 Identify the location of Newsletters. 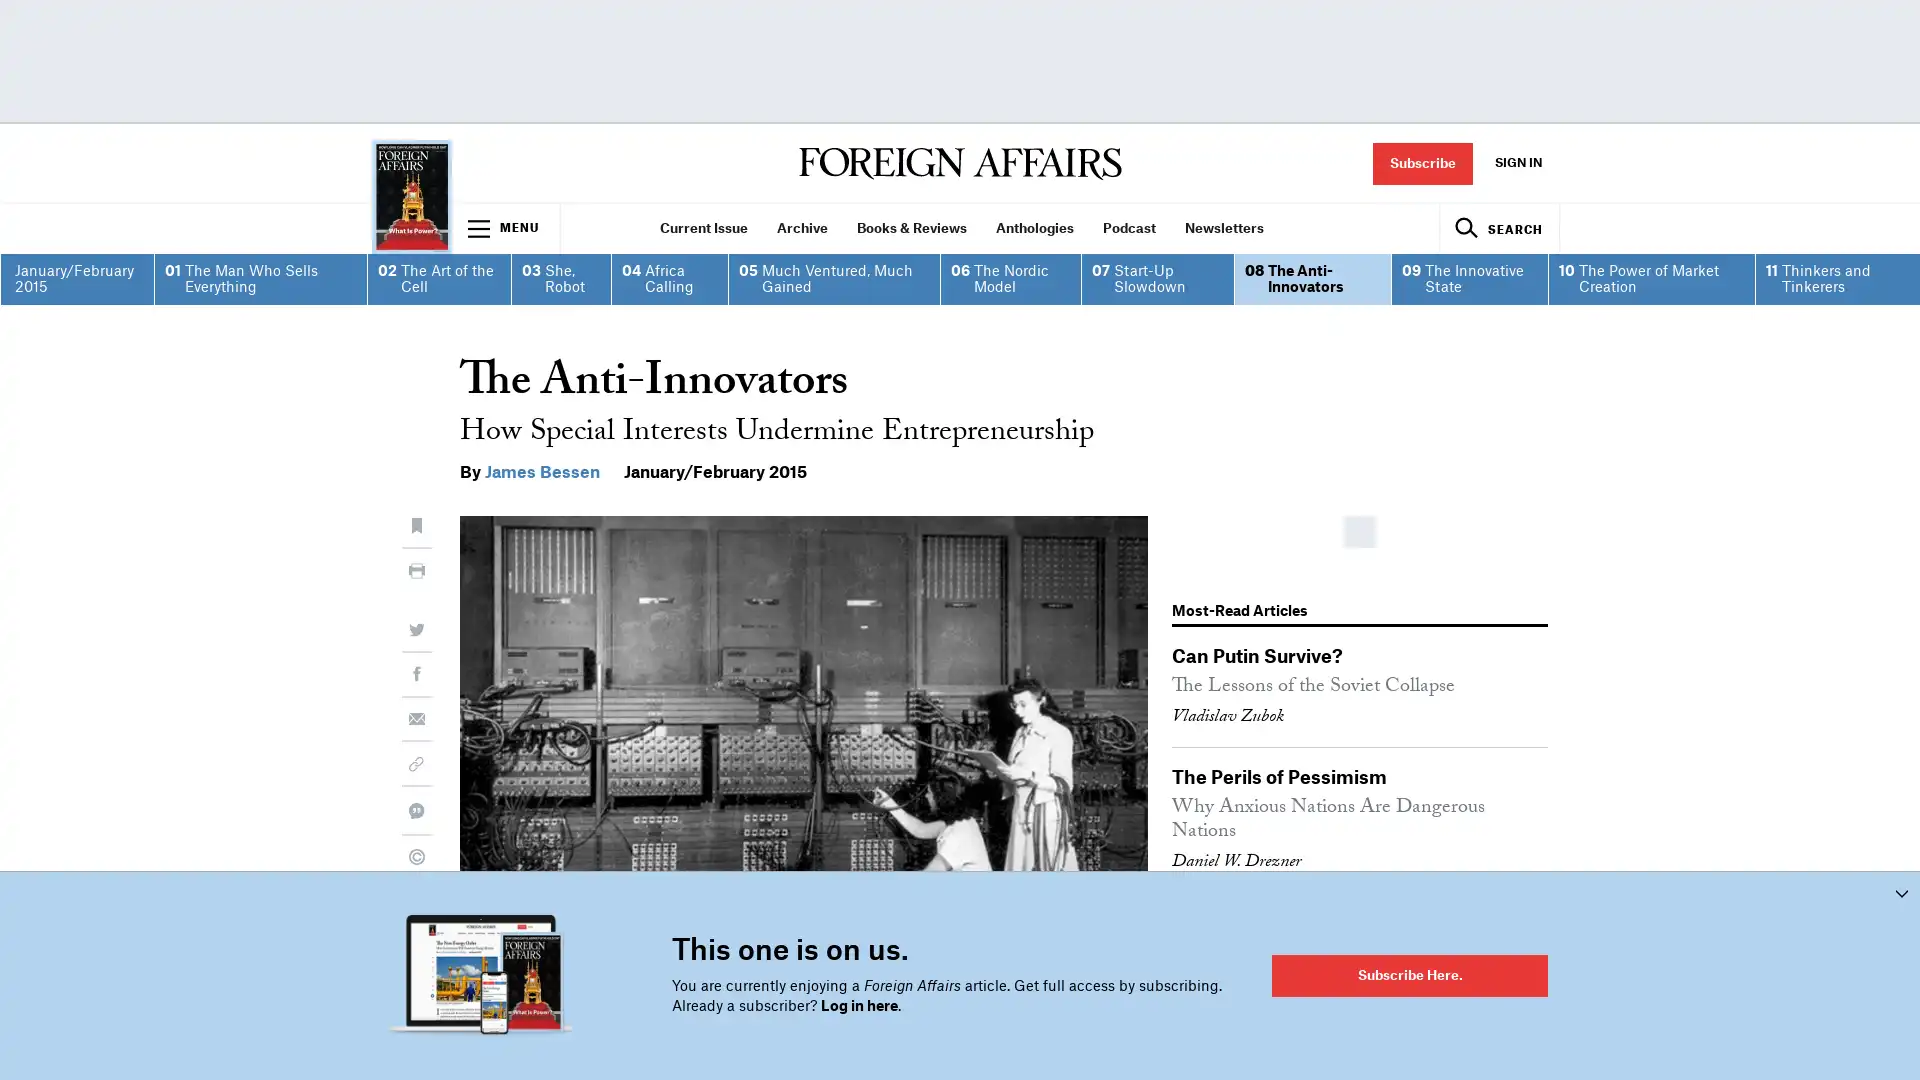
(1223, 227).